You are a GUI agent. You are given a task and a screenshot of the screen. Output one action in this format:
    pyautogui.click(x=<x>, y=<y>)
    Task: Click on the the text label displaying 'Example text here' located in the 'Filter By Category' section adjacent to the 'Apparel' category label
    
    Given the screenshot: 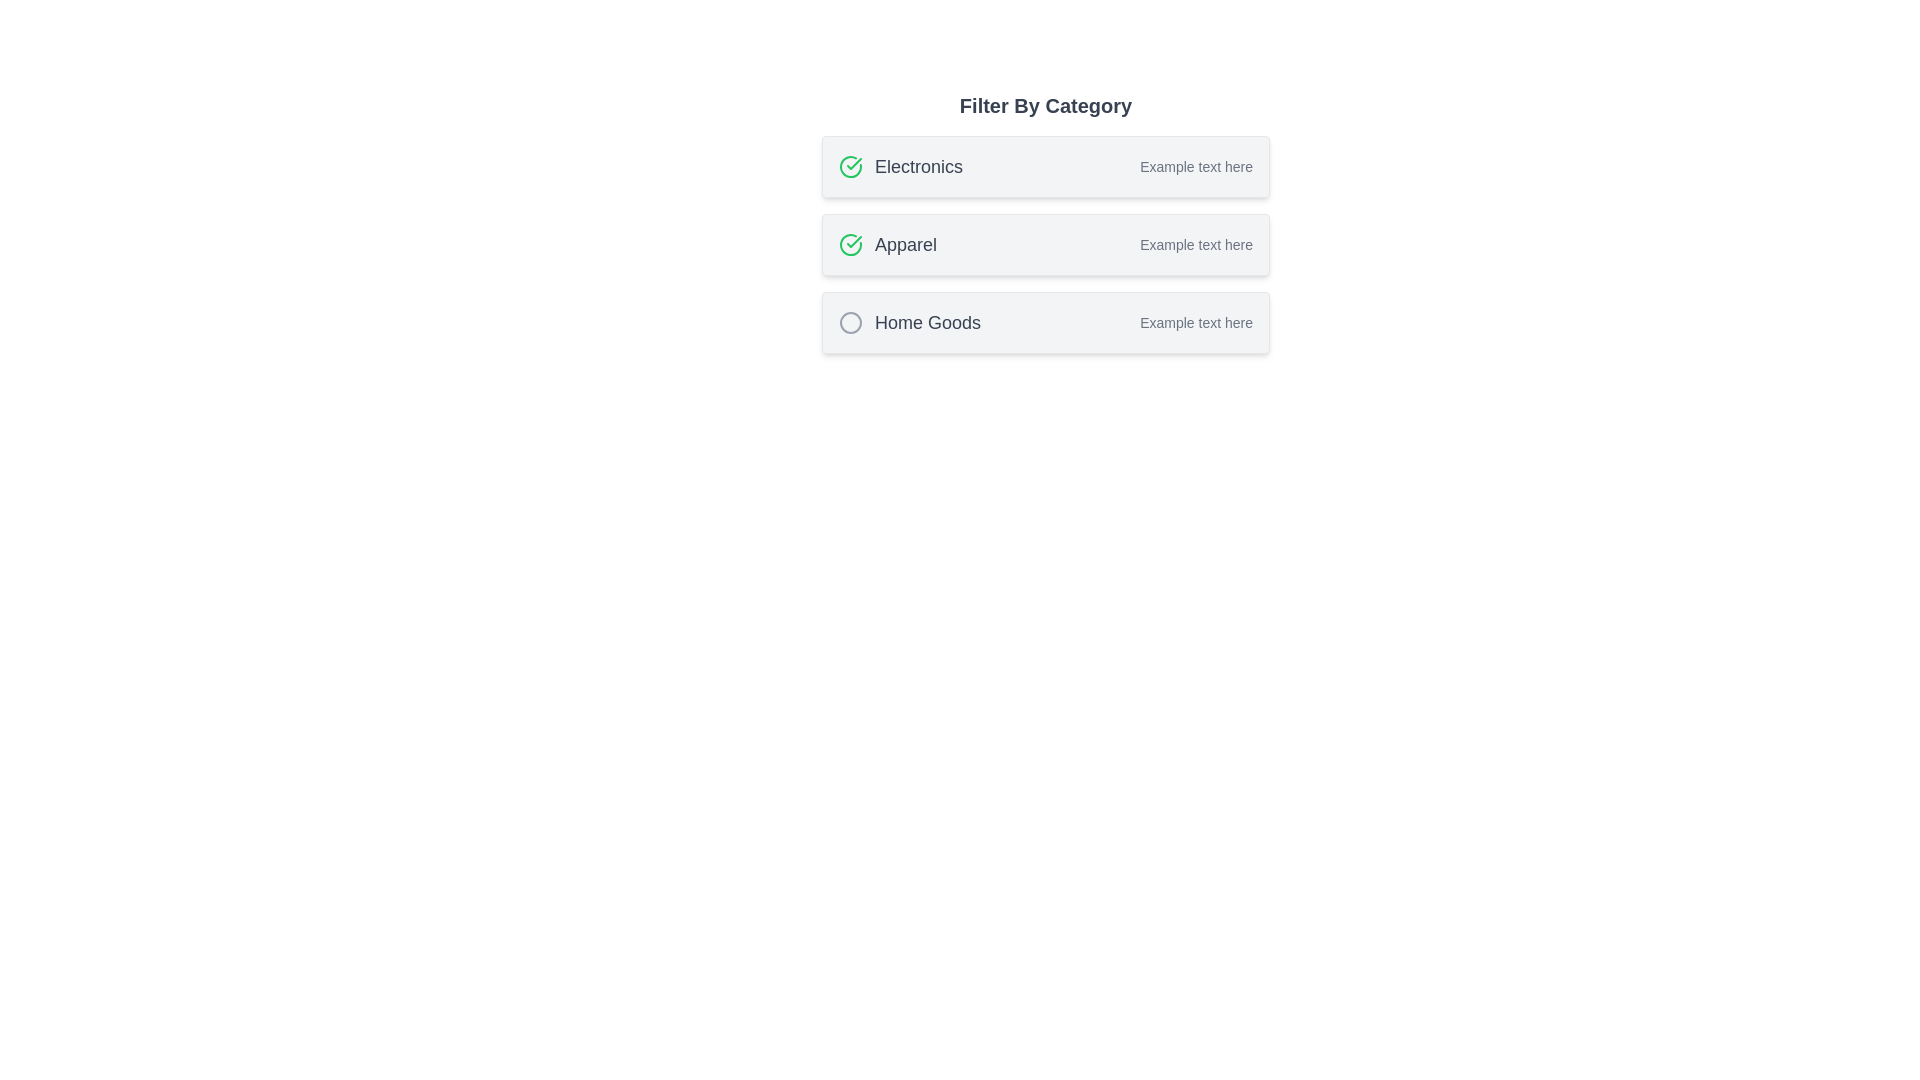 What is the action you would take?
    pyautogui.click(x=1196, y=244)
    